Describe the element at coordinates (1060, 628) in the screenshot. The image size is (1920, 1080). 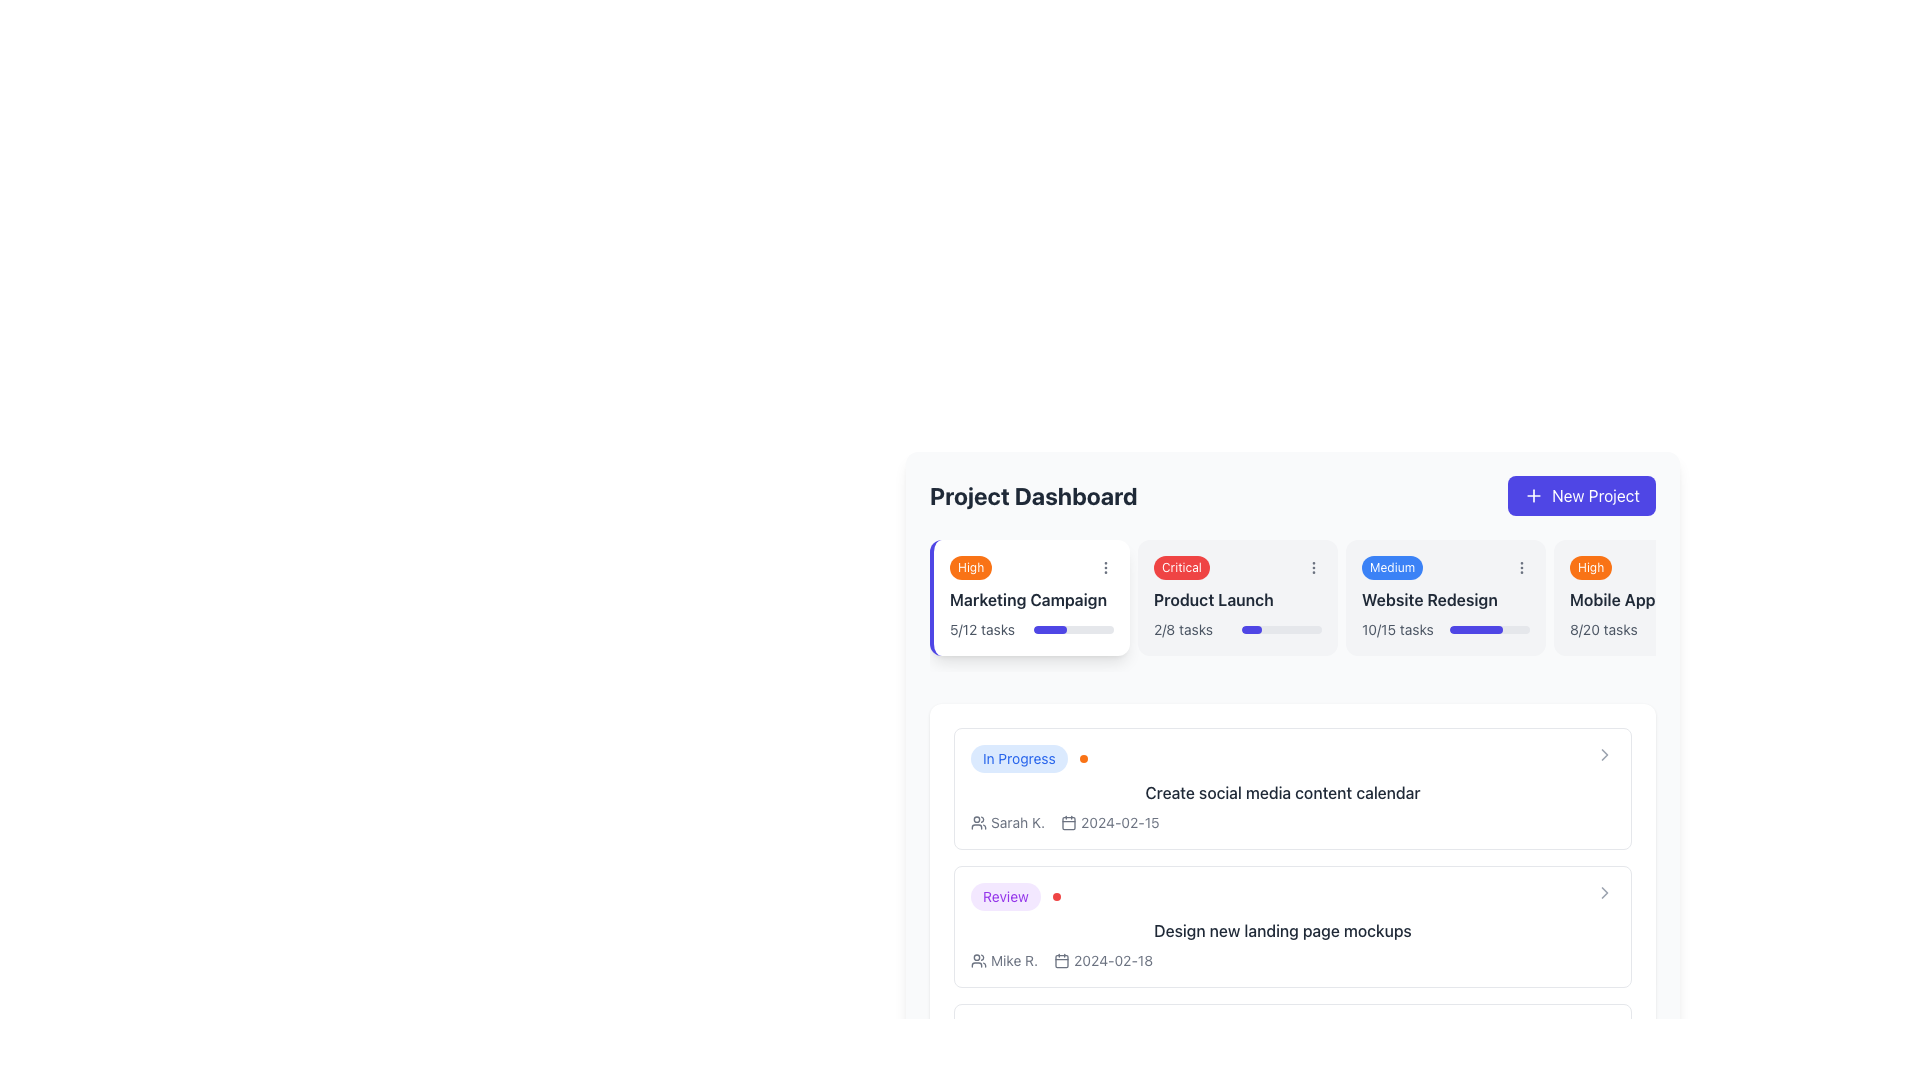
I see `progress on the bar` at that location.